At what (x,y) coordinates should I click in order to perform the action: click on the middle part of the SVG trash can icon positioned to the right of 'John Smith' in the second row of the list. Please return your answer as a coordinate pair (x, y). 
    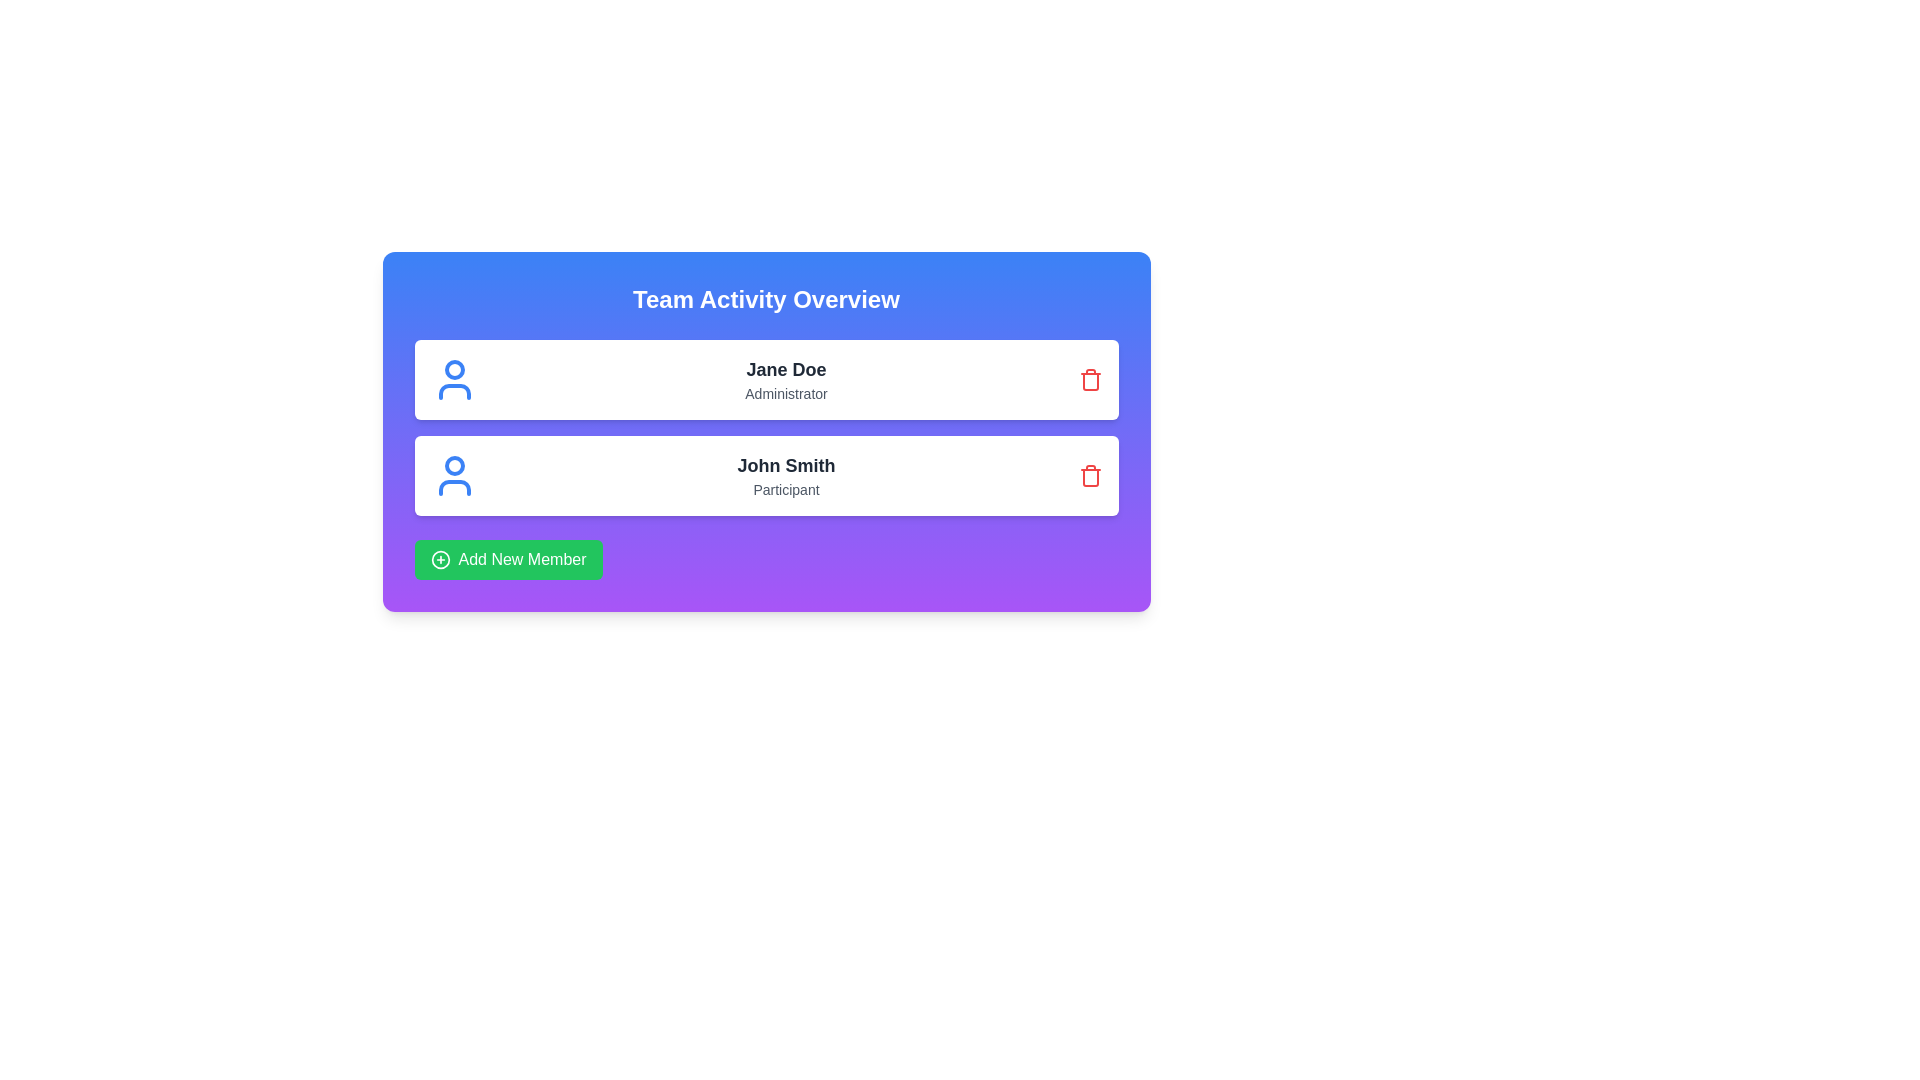
    Looking at the image, I should click on (1089, 478).